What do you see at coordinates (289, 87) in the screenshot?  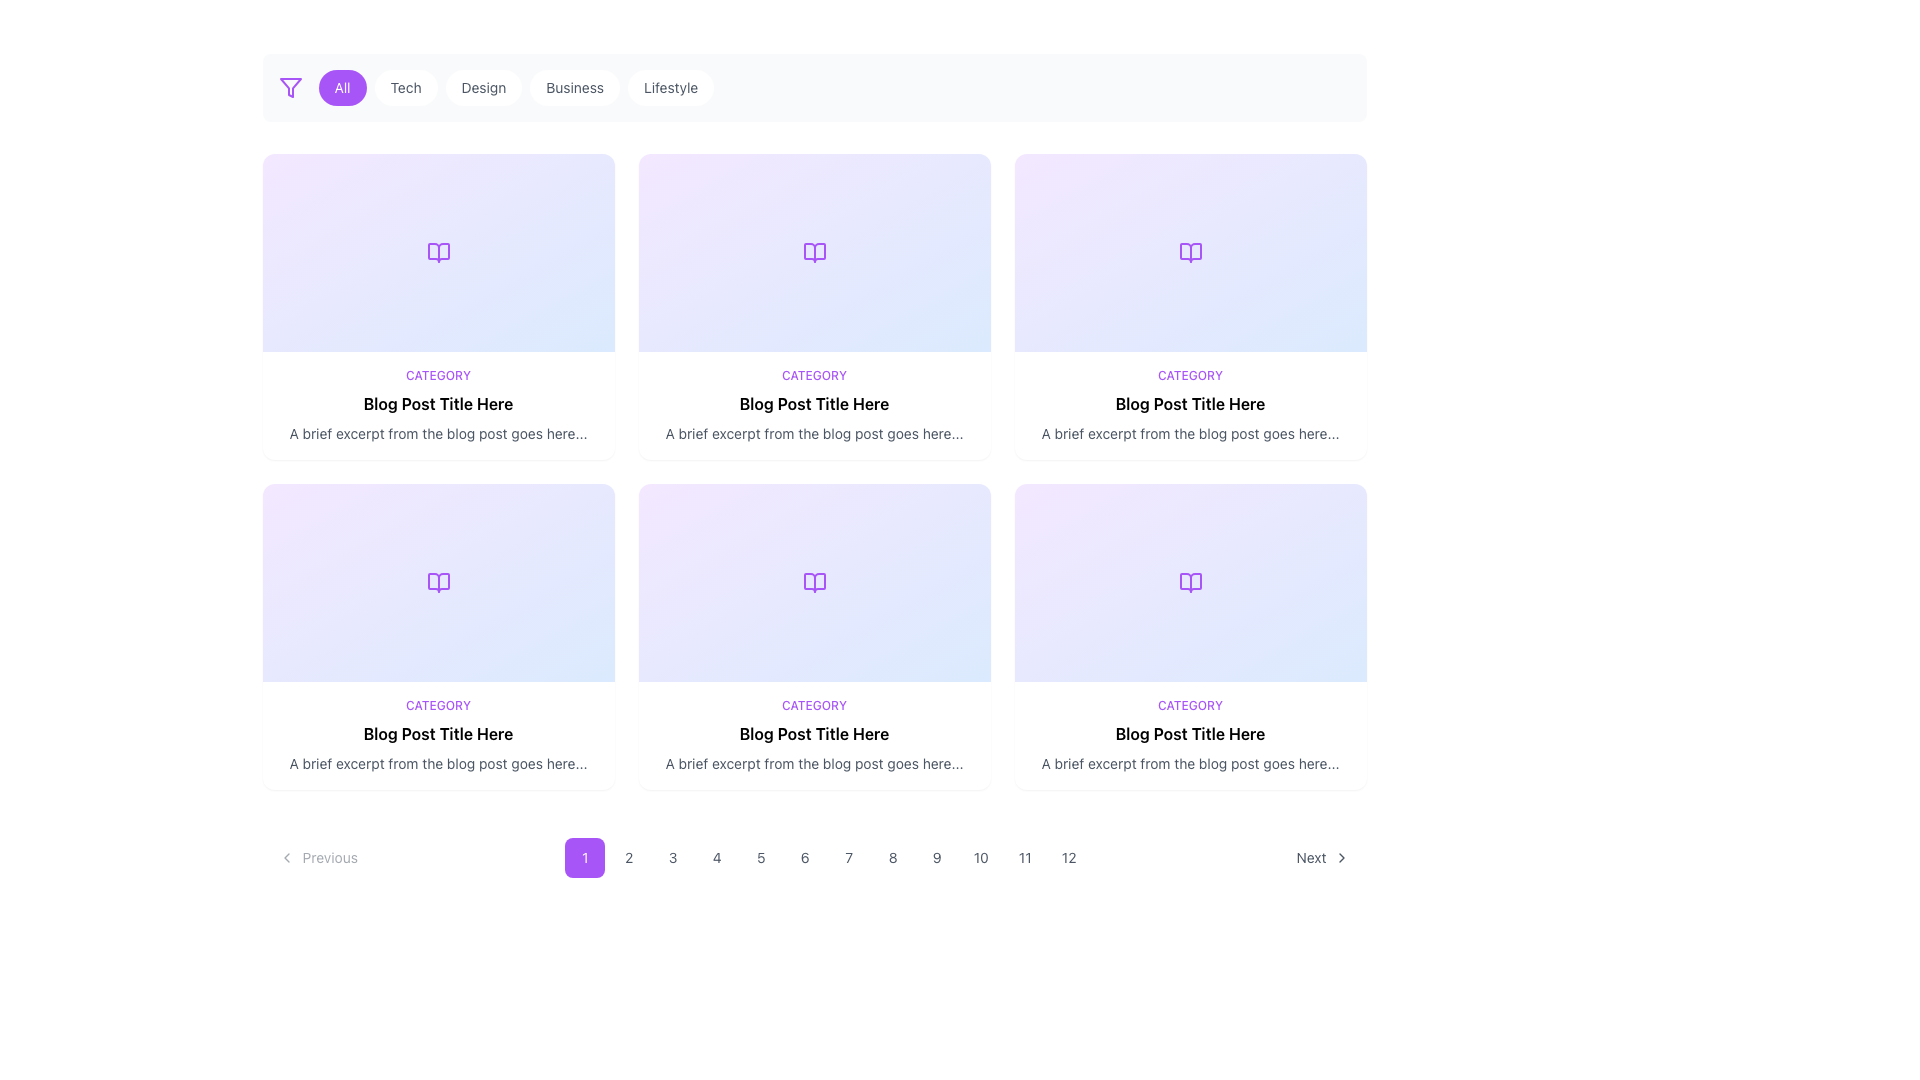 I see `the filter icon located at the far left of the filter options row to trigger a tooltip or visual feedback` at bounding box center [289, 87].